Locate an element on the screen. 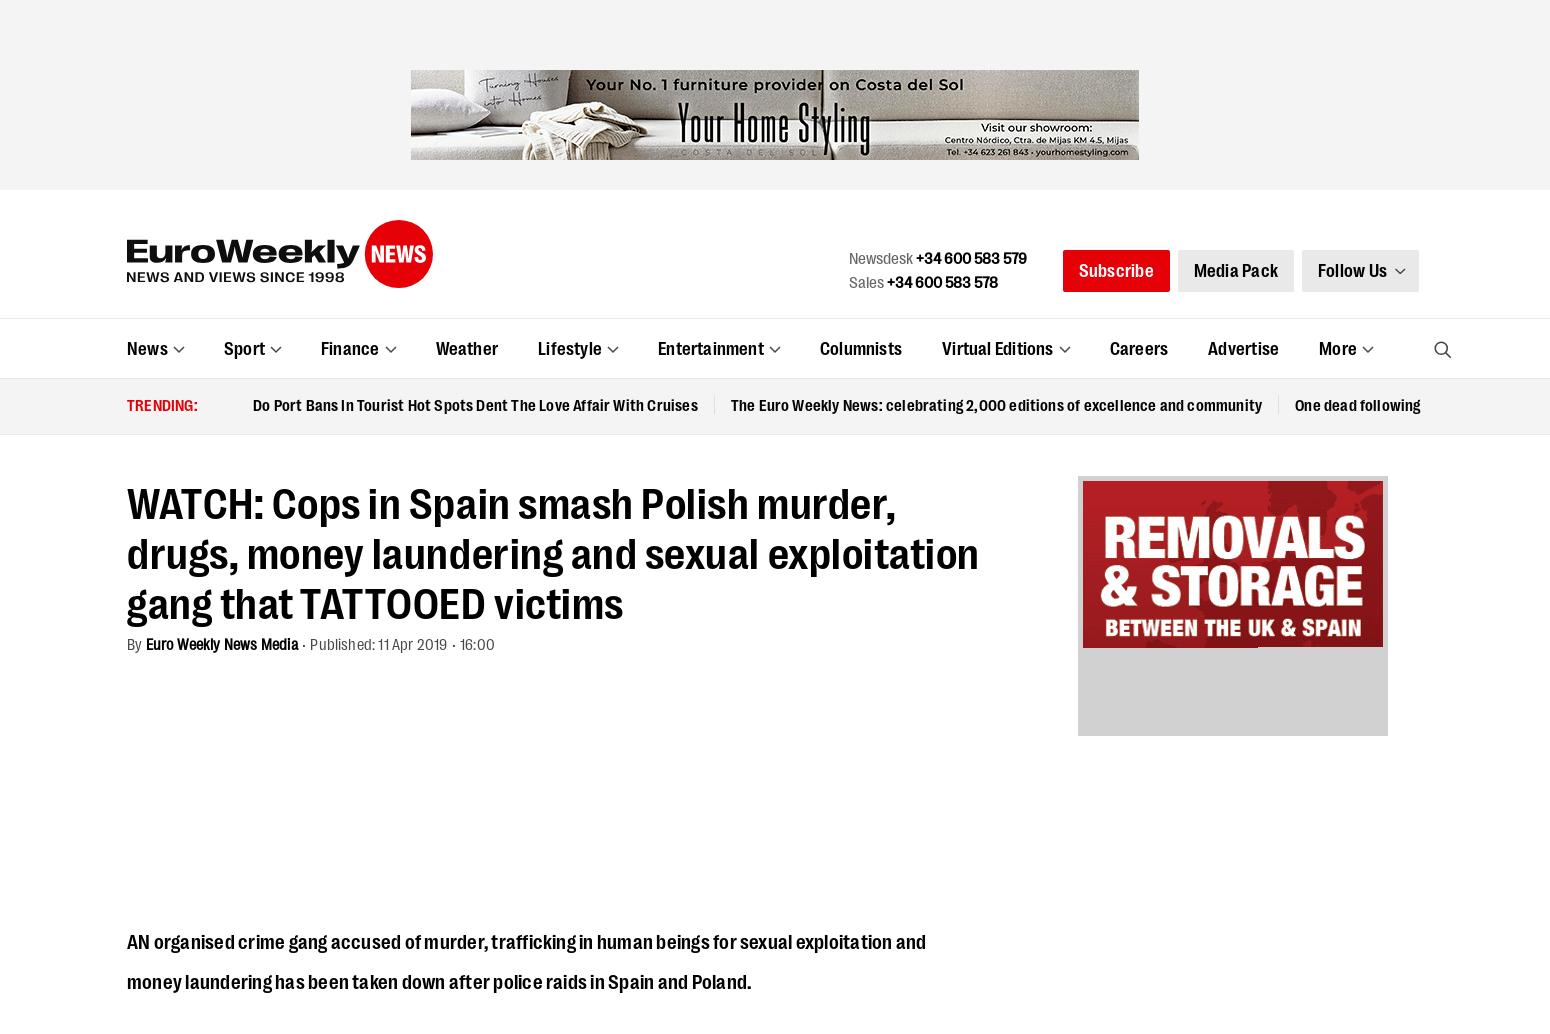 The image size is (1550, 1034). 'Euro Weekly News Media' is located at coordinates (433, 477).